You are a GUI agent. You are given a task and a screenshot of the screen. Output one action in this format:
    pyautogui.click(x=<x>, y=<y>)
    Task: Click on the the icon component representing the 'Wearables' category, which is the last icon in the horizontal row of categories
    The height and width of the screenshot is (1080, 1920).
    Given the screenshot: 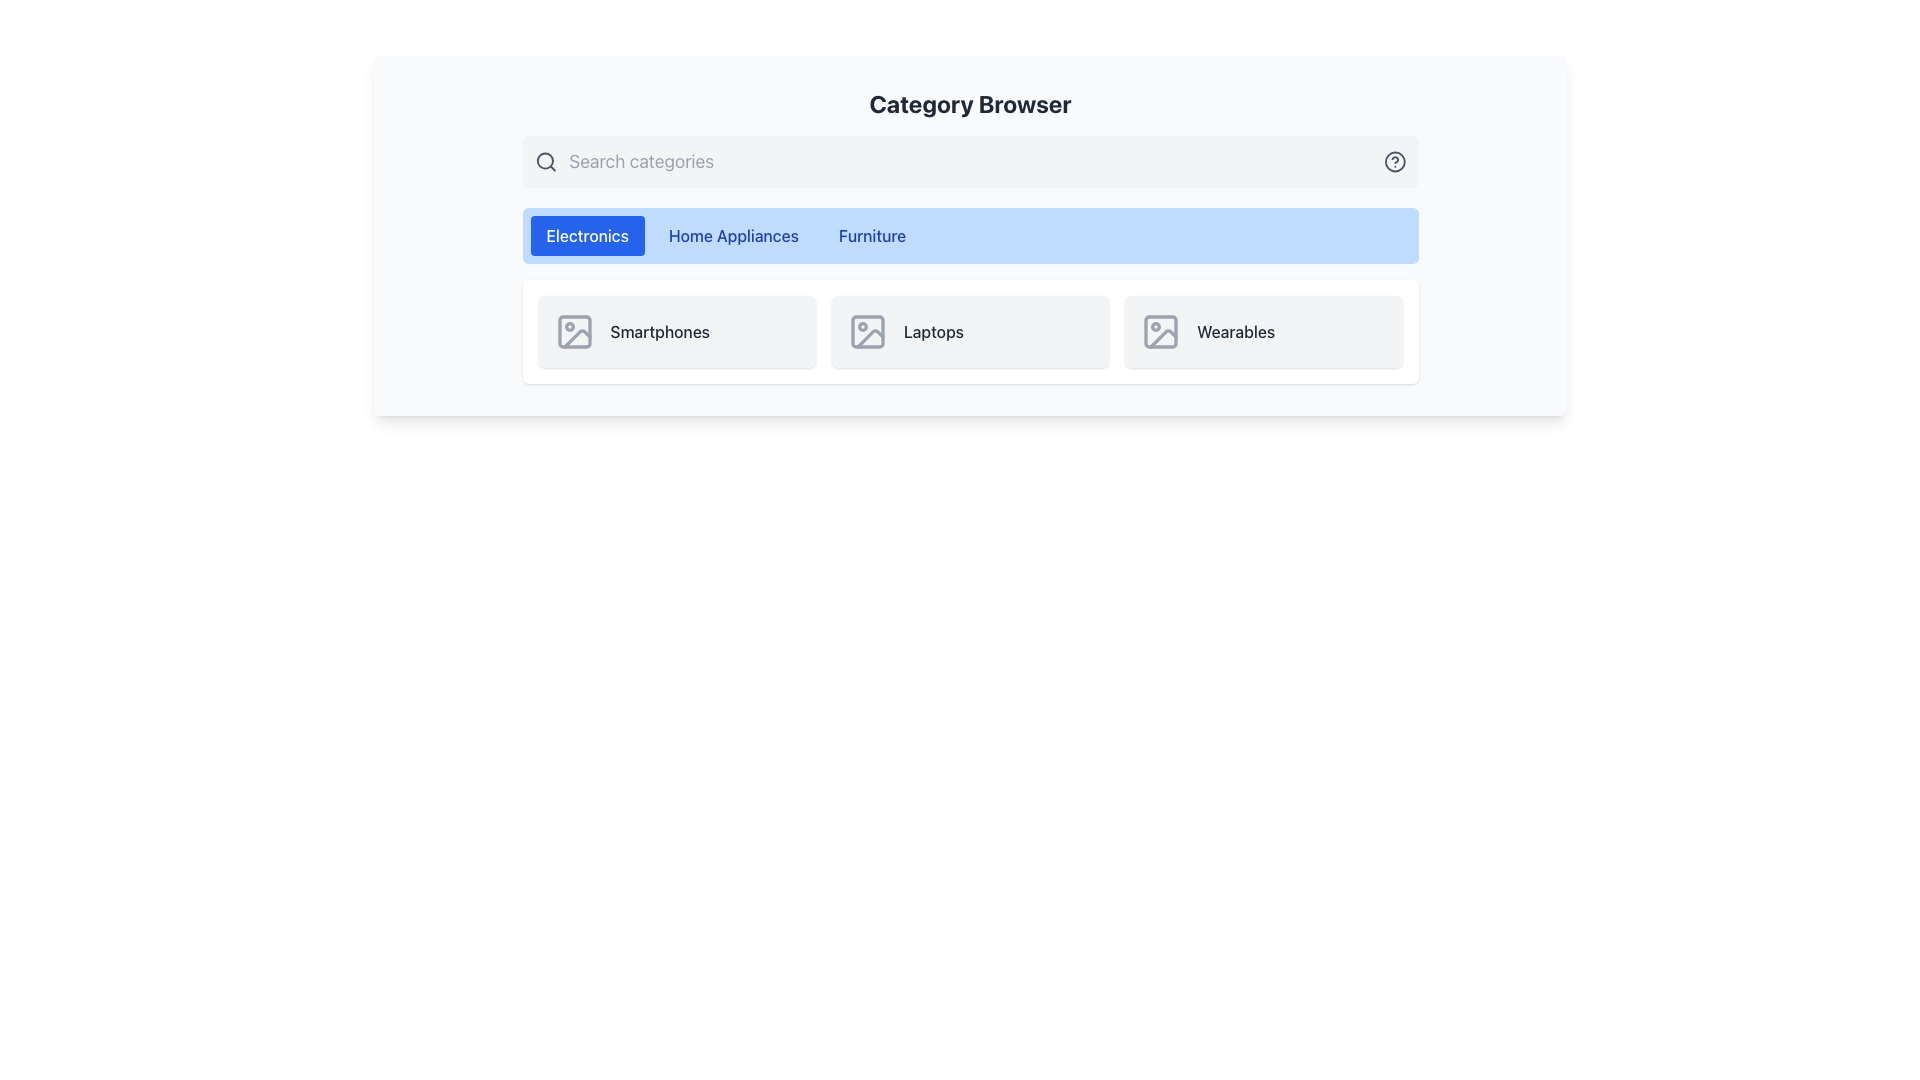 What is the action you would take?
    pyautogui.click(x=1161, y=330)
    